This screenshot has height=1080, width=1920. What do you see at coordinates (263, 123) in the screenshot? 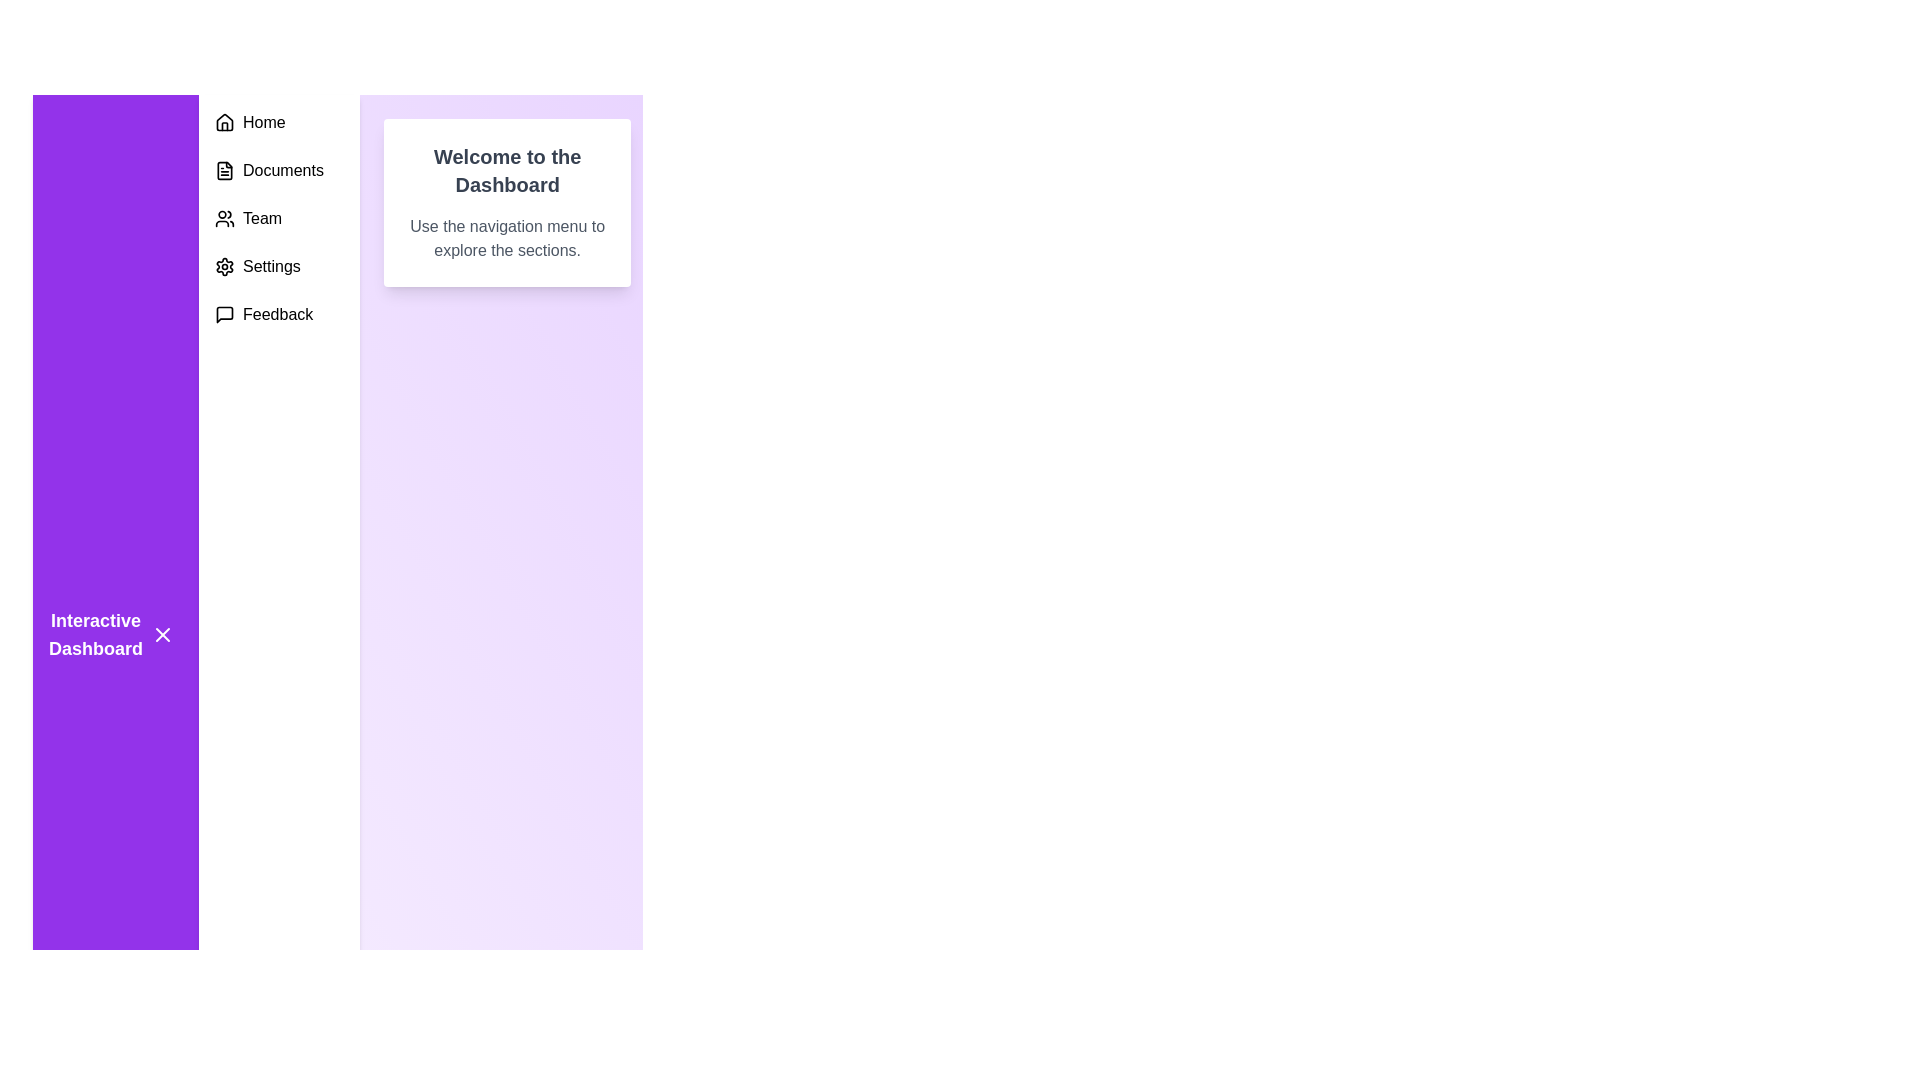
I see `the navigational text label located to the right of the house icon in the purple sidebar` at bounding box center [263, 123].